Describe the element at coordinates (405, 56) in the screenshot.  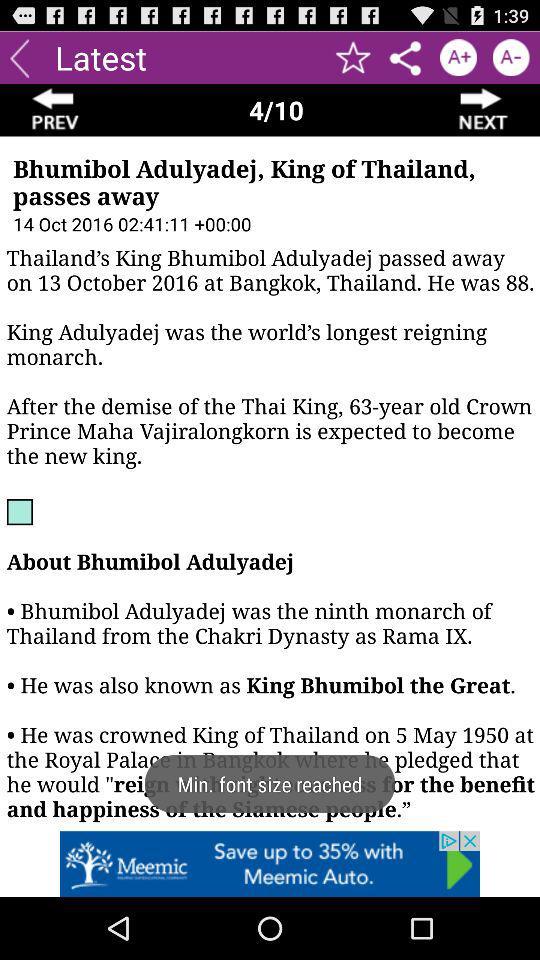
I see `share button` at that location.